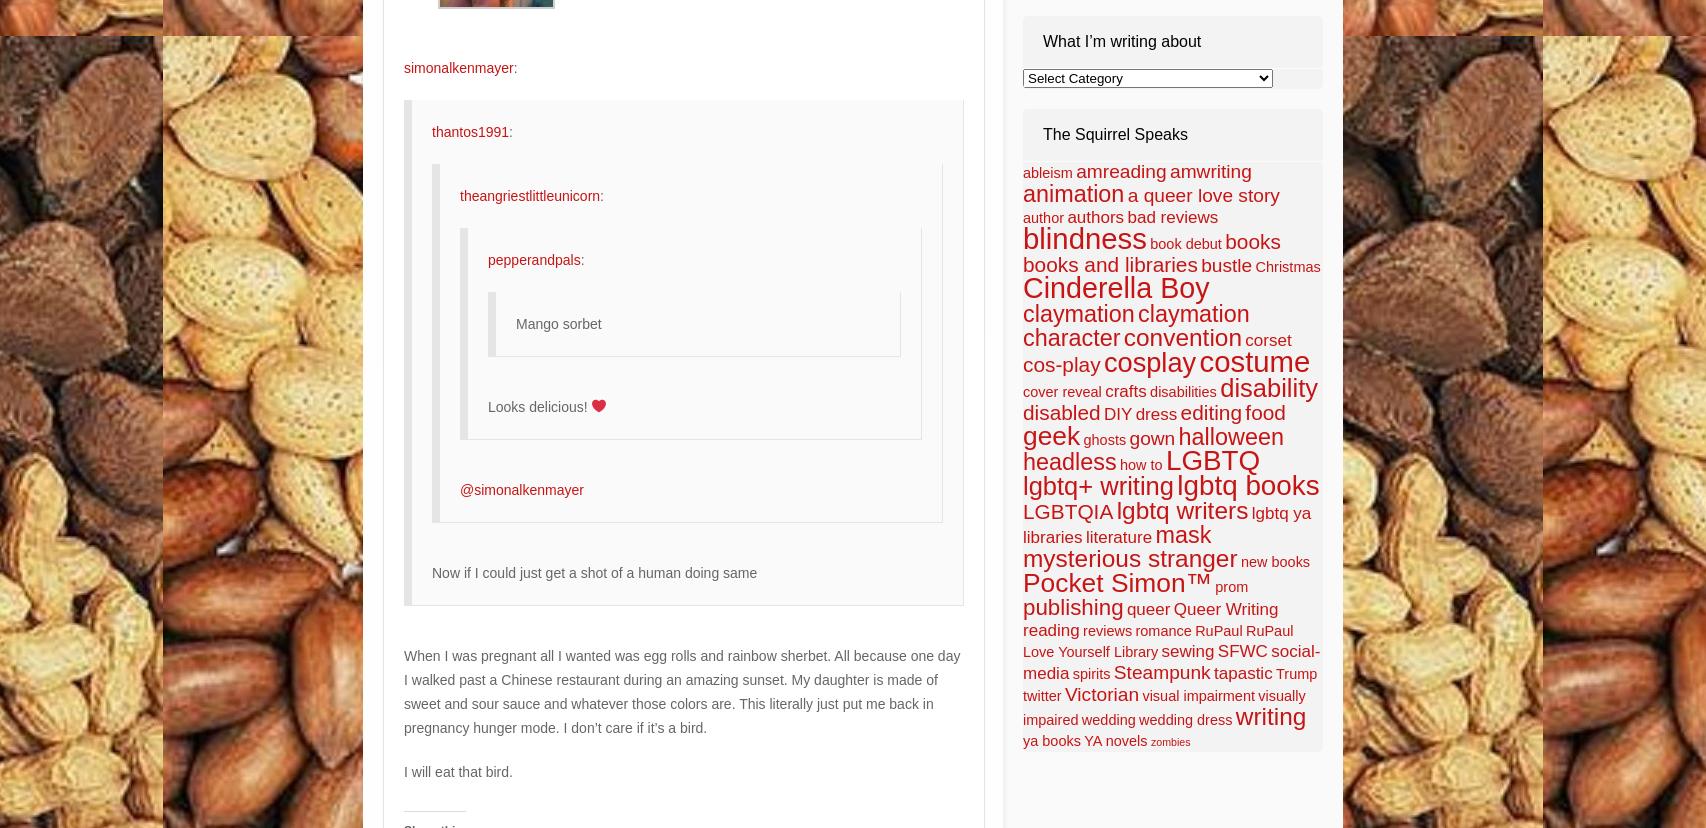 Image resolution: width=1706 pixels, height=828 pixels. I want to click on 'amwriting', so click(1210, 171).